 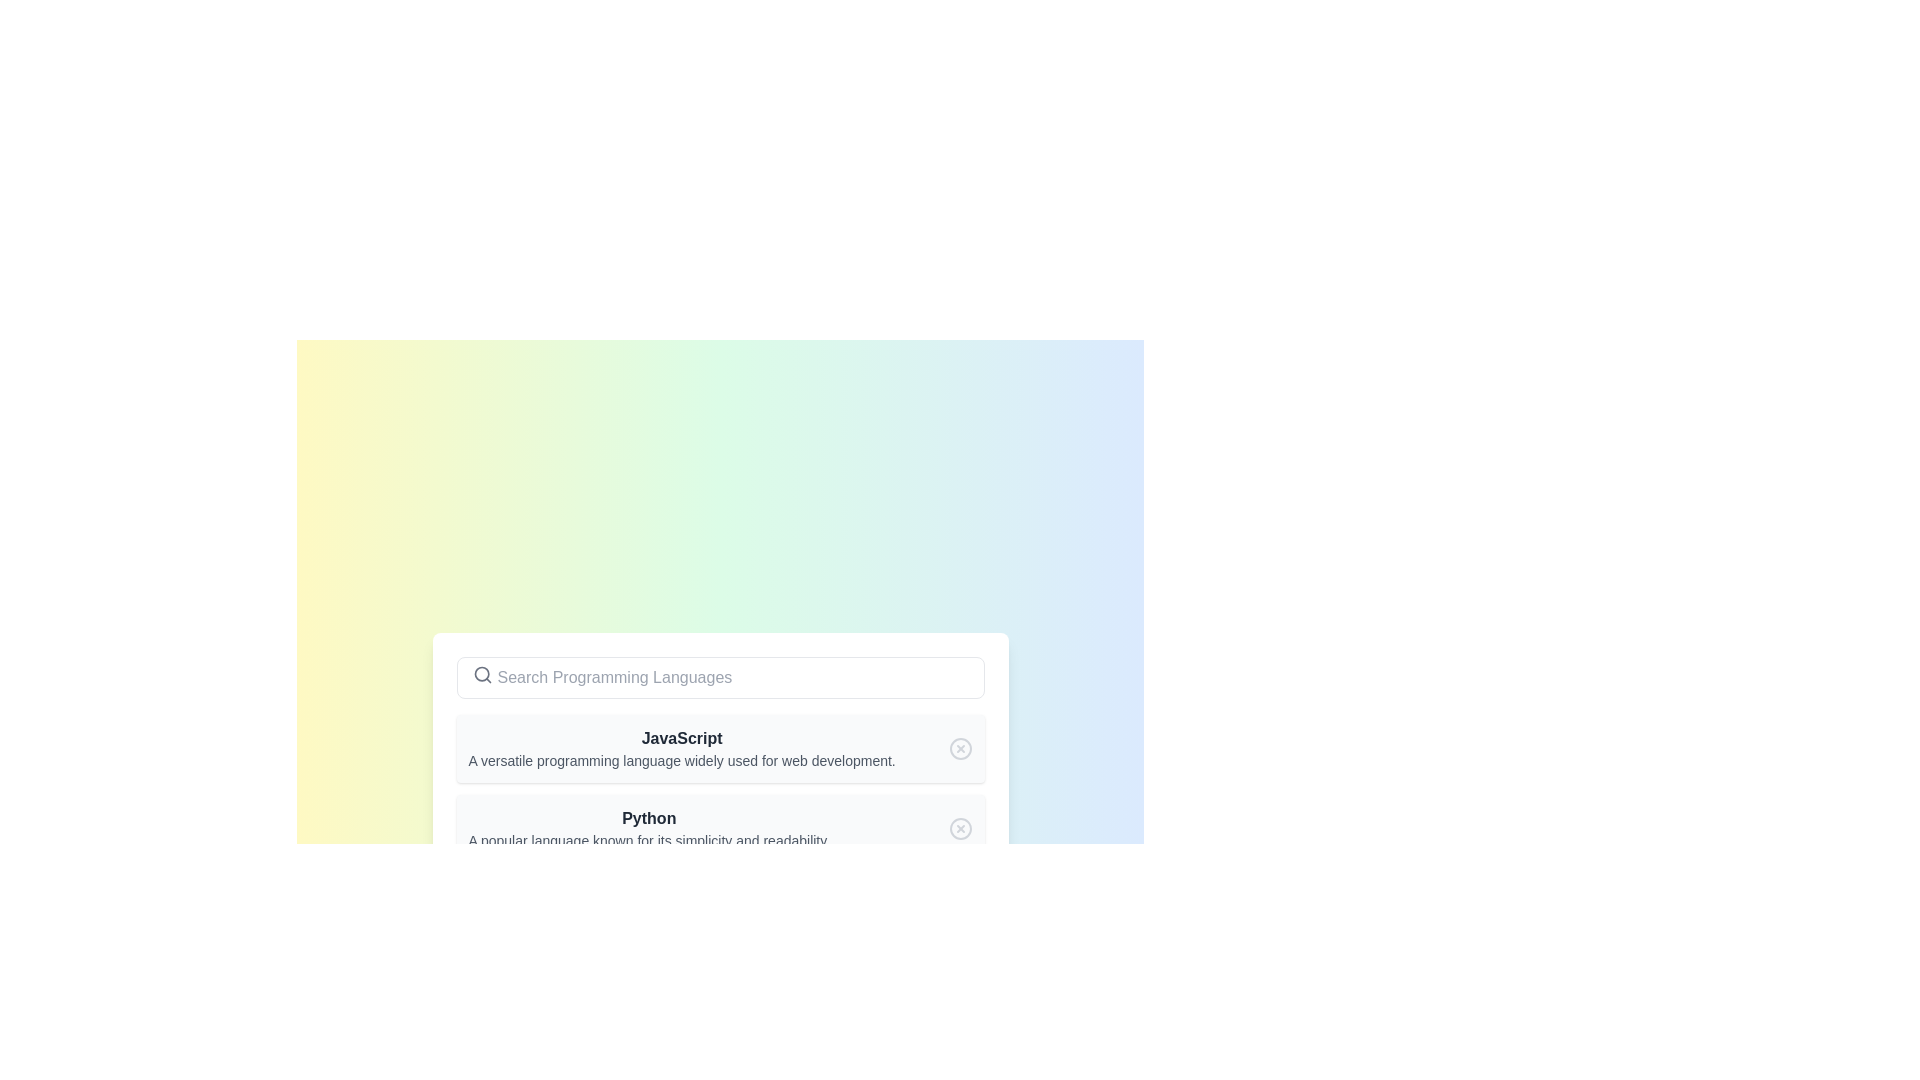 I want to click on the cancel icon with a cross mark inside, so click(x=960, y=829).